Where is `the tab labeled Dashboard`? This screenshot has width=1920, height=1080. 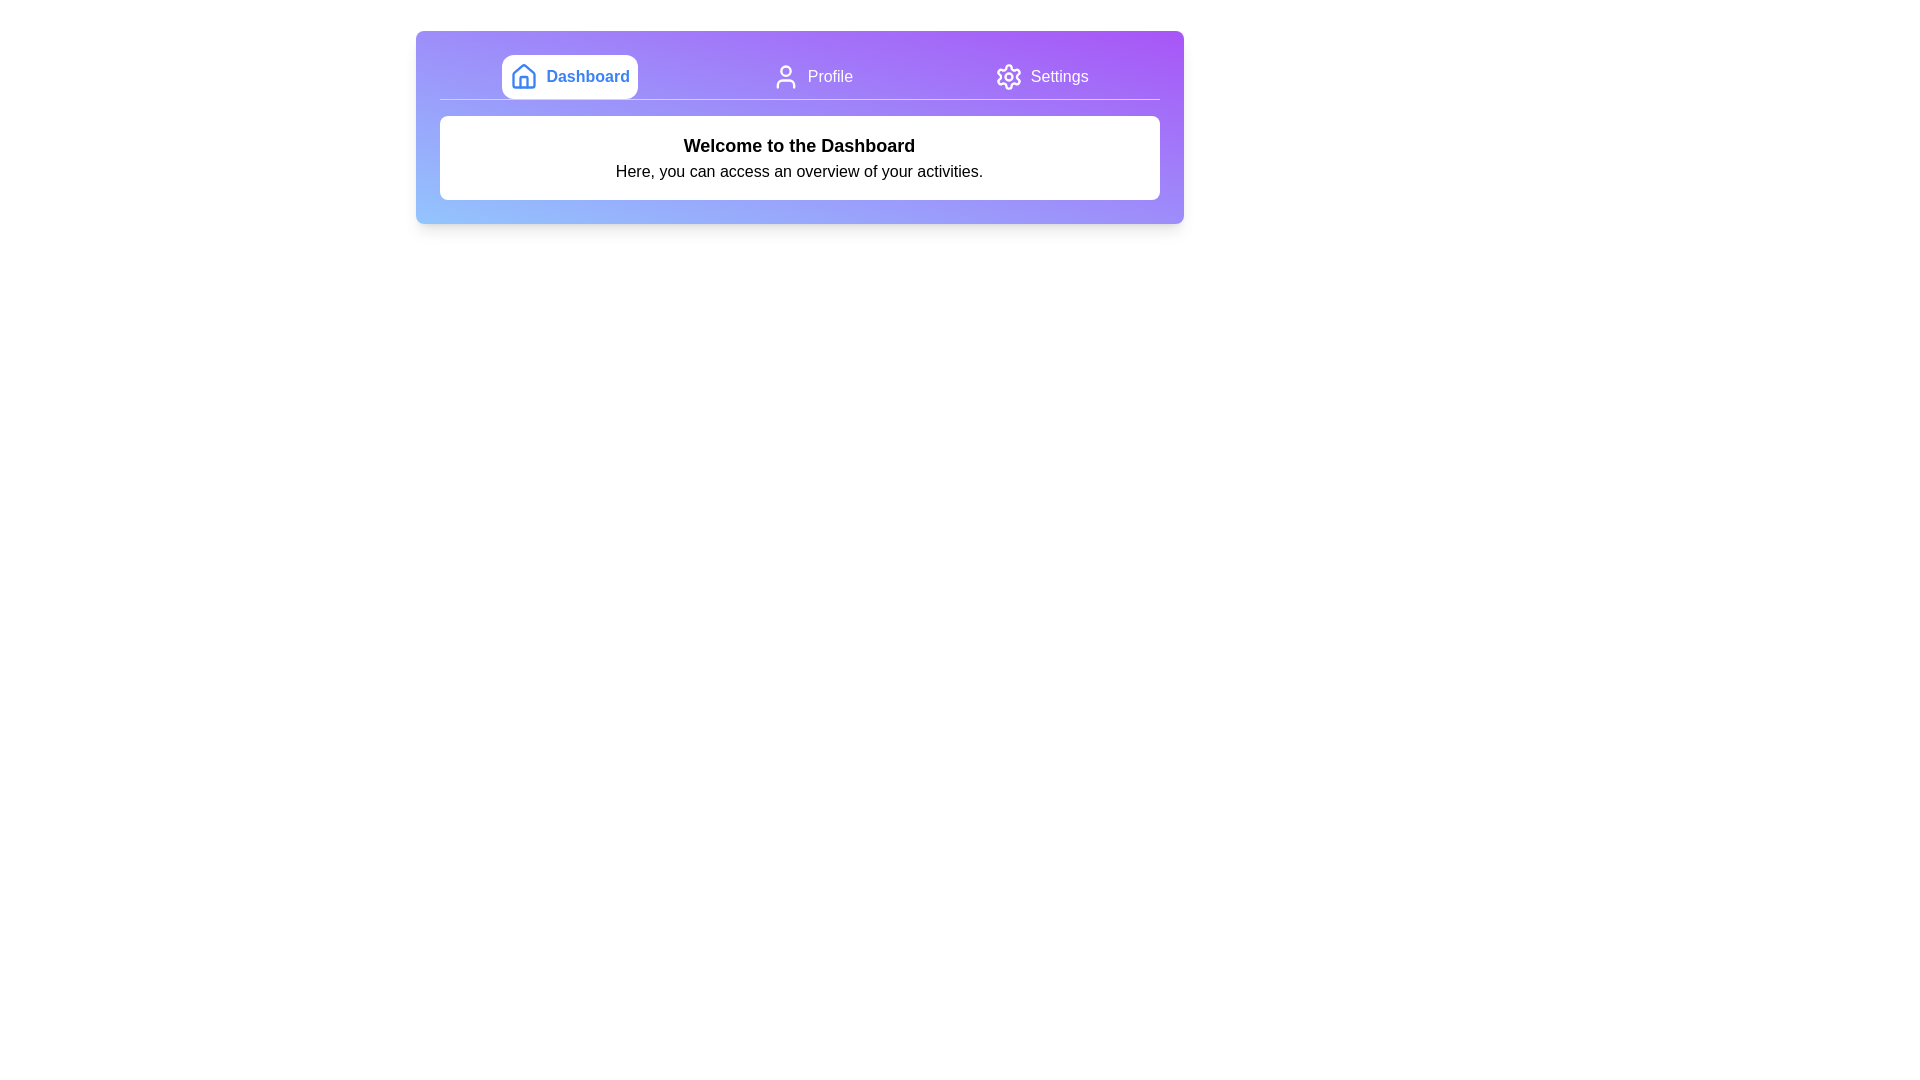 the tab labeled Dashboard is located at coordinates (569, 76).